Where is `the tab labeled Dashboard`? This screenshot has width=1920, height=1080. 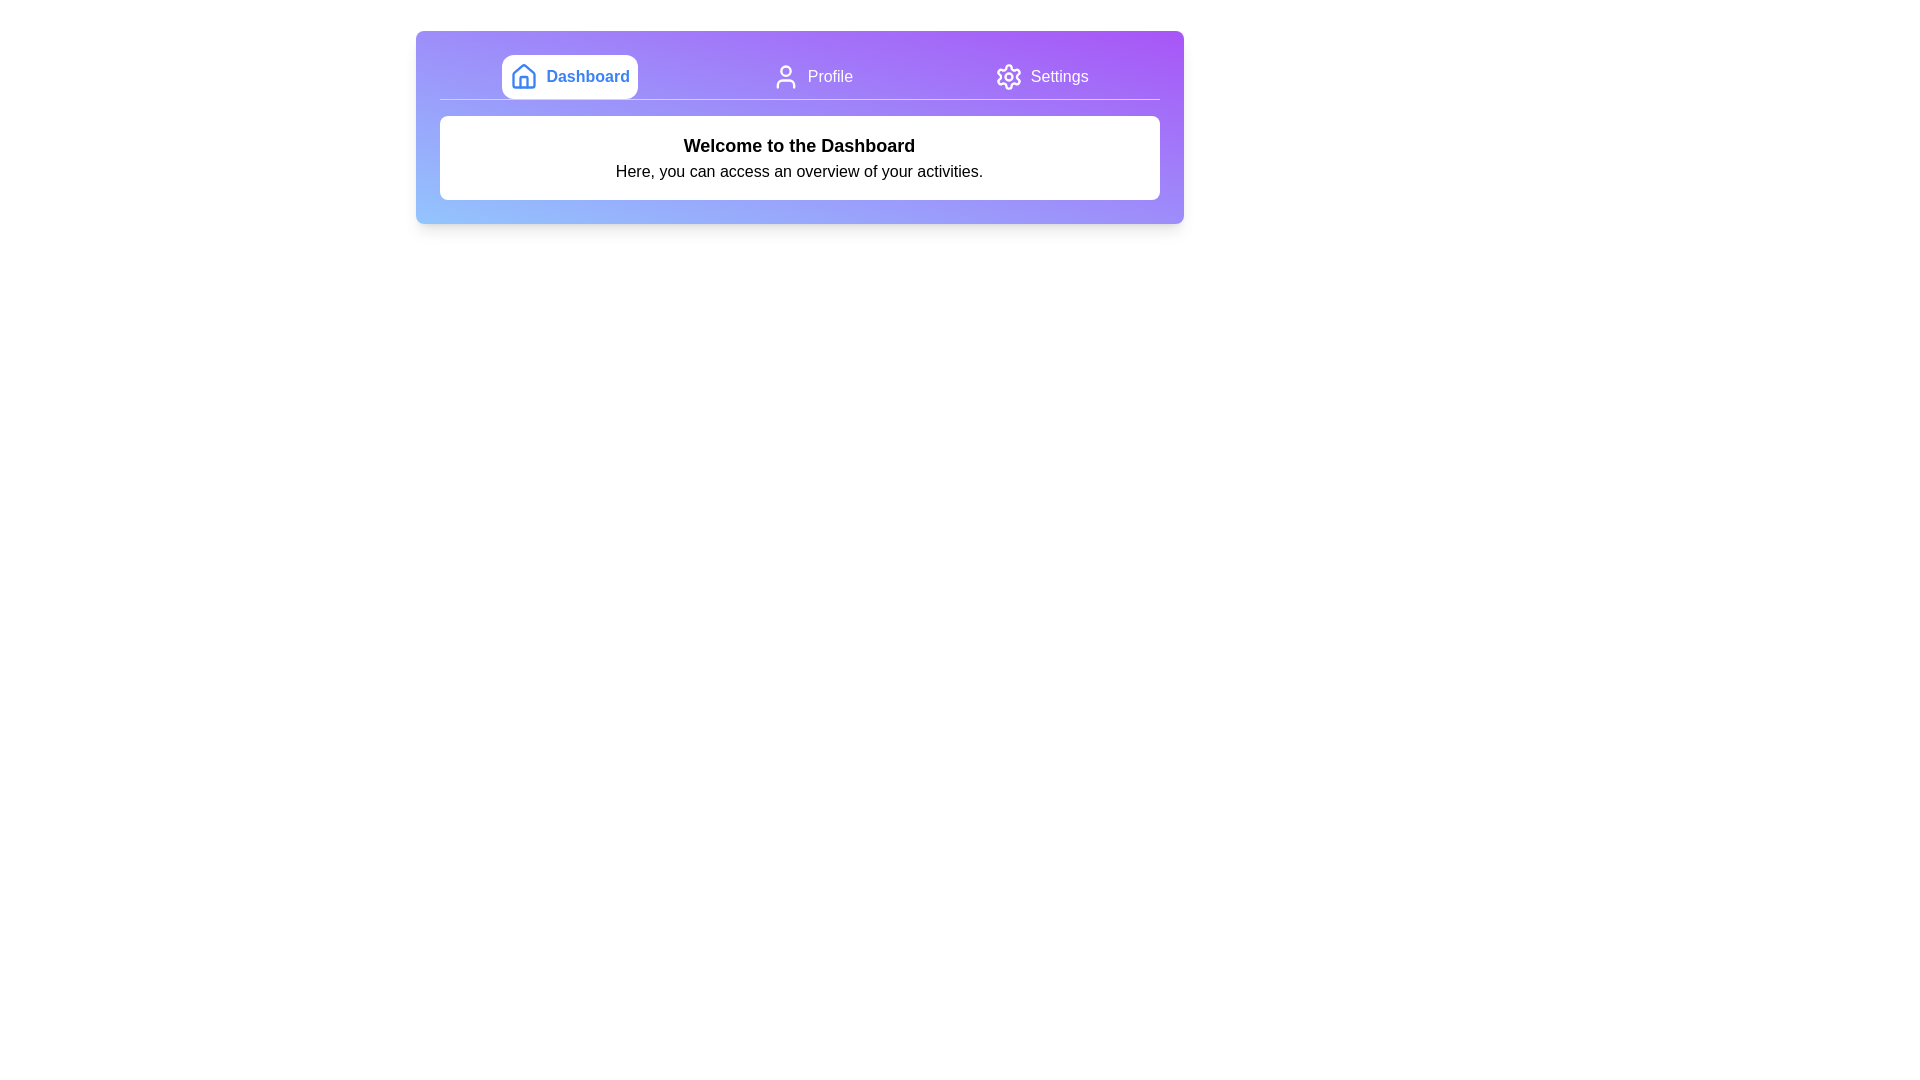 the tab labeled Dashboard is located at coordinates (569, 76).